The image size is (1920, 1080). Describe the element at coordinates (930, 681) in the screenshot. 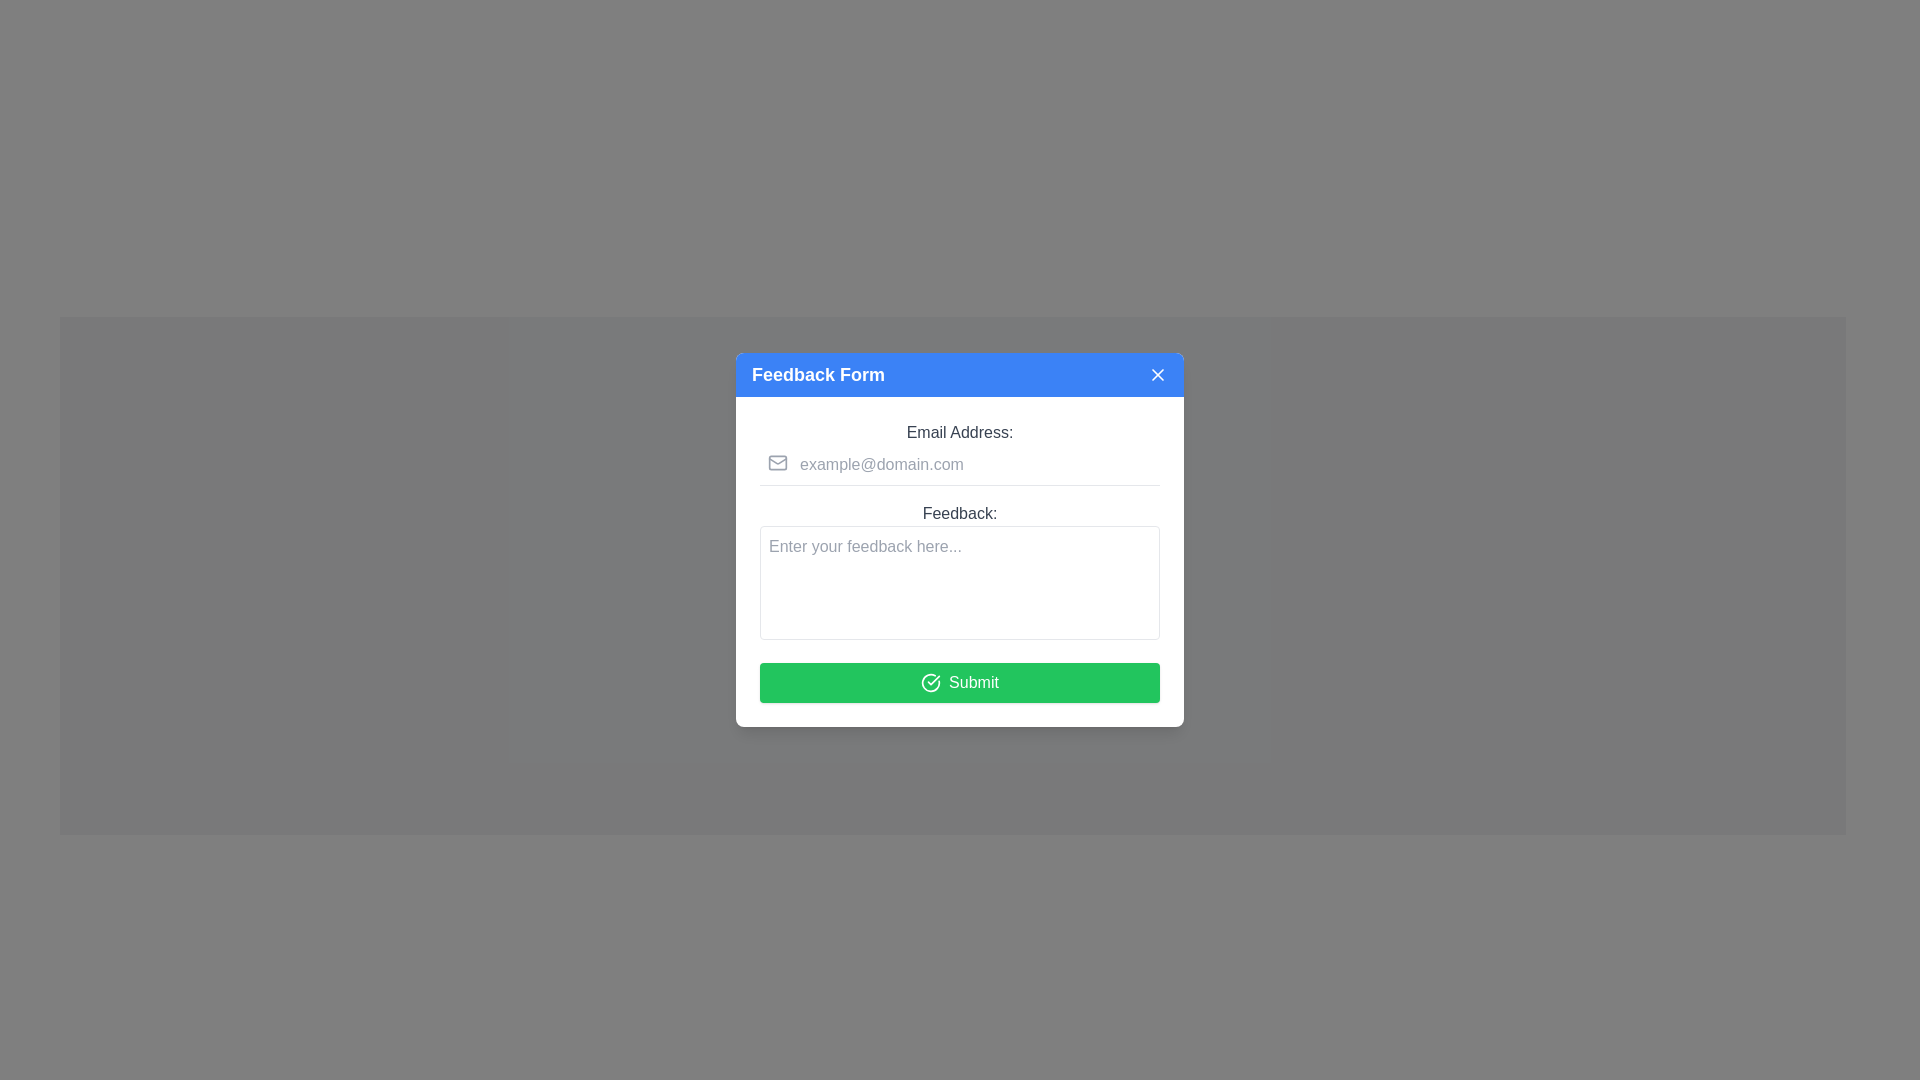

I see `the 'Submit' button by clicking the circular checkmark icon located at its top left corner` at that location.